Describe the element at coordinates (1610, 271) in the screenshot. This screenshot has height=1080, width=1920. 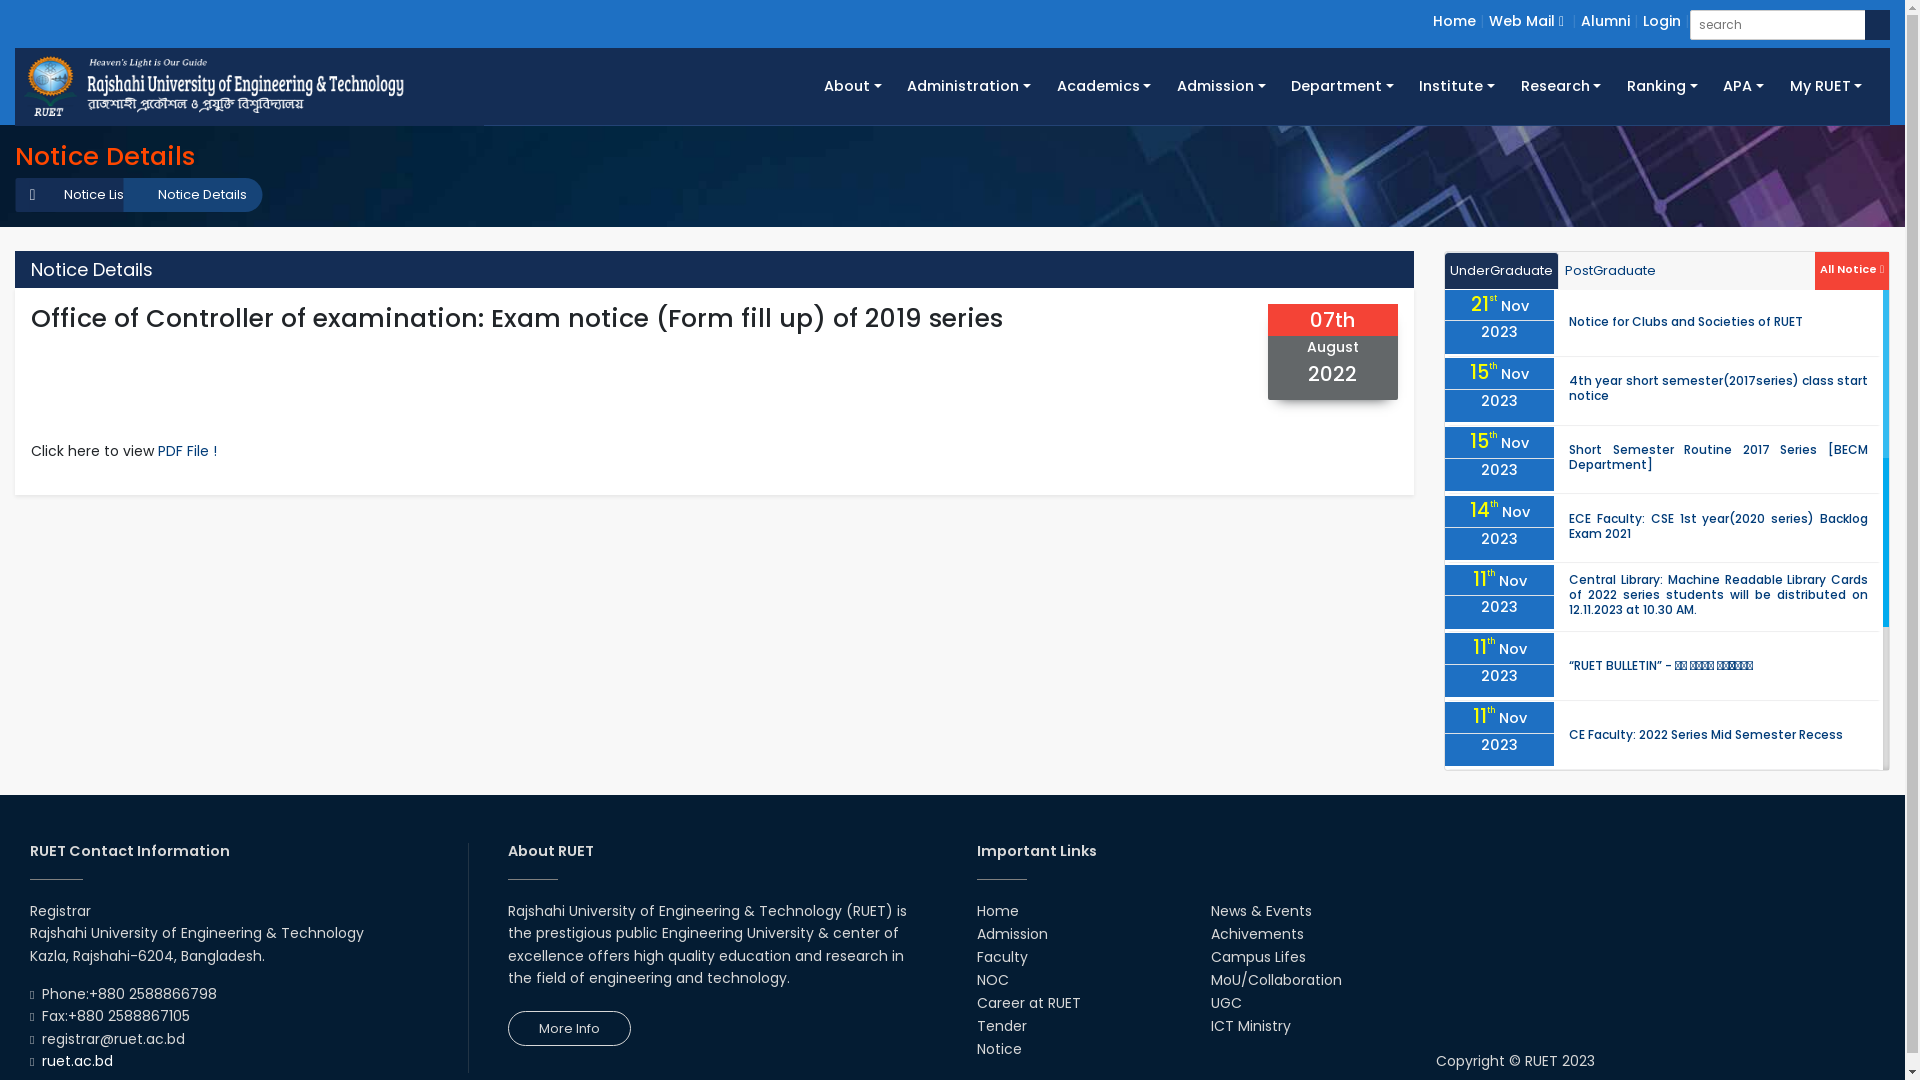
I see `'PostGraduate'` at that location.